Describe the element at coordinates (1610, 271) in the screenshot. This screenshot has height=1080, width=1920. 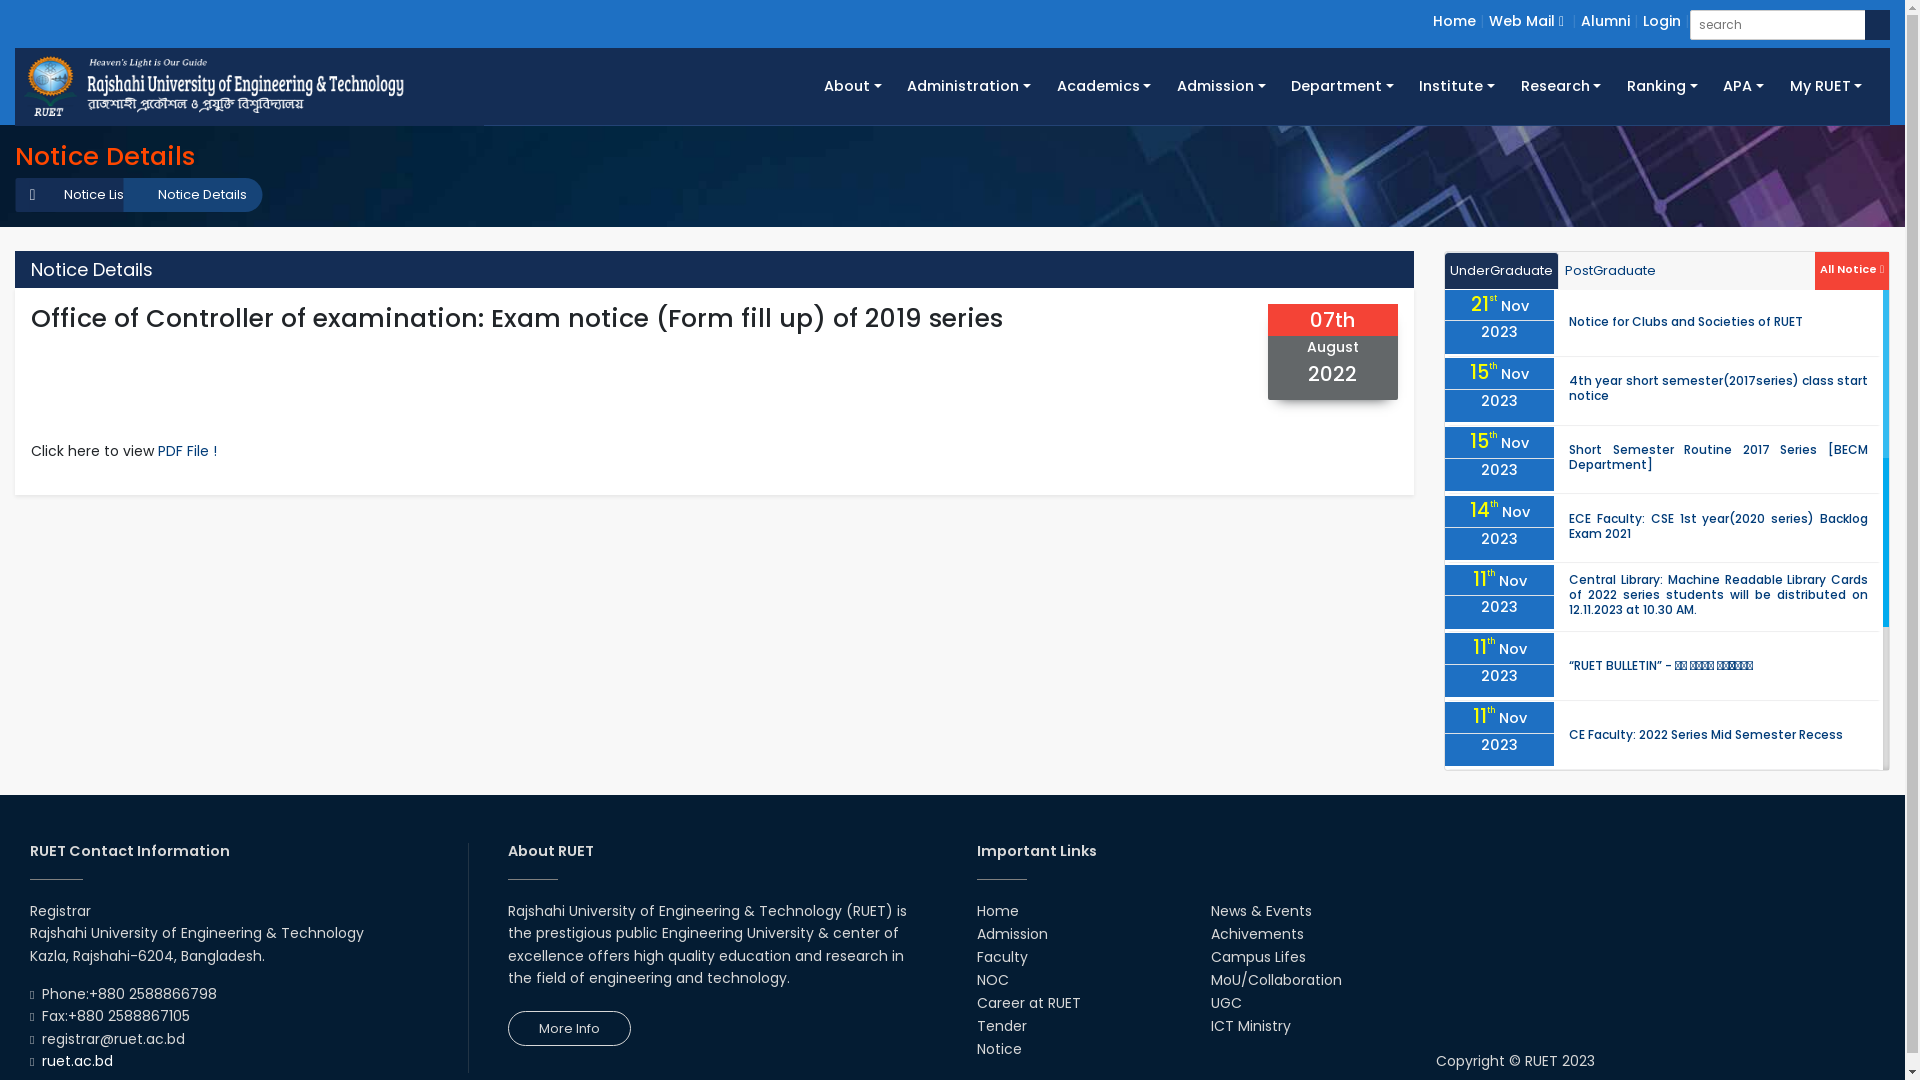
I see `'PostGraduate'` at that location.